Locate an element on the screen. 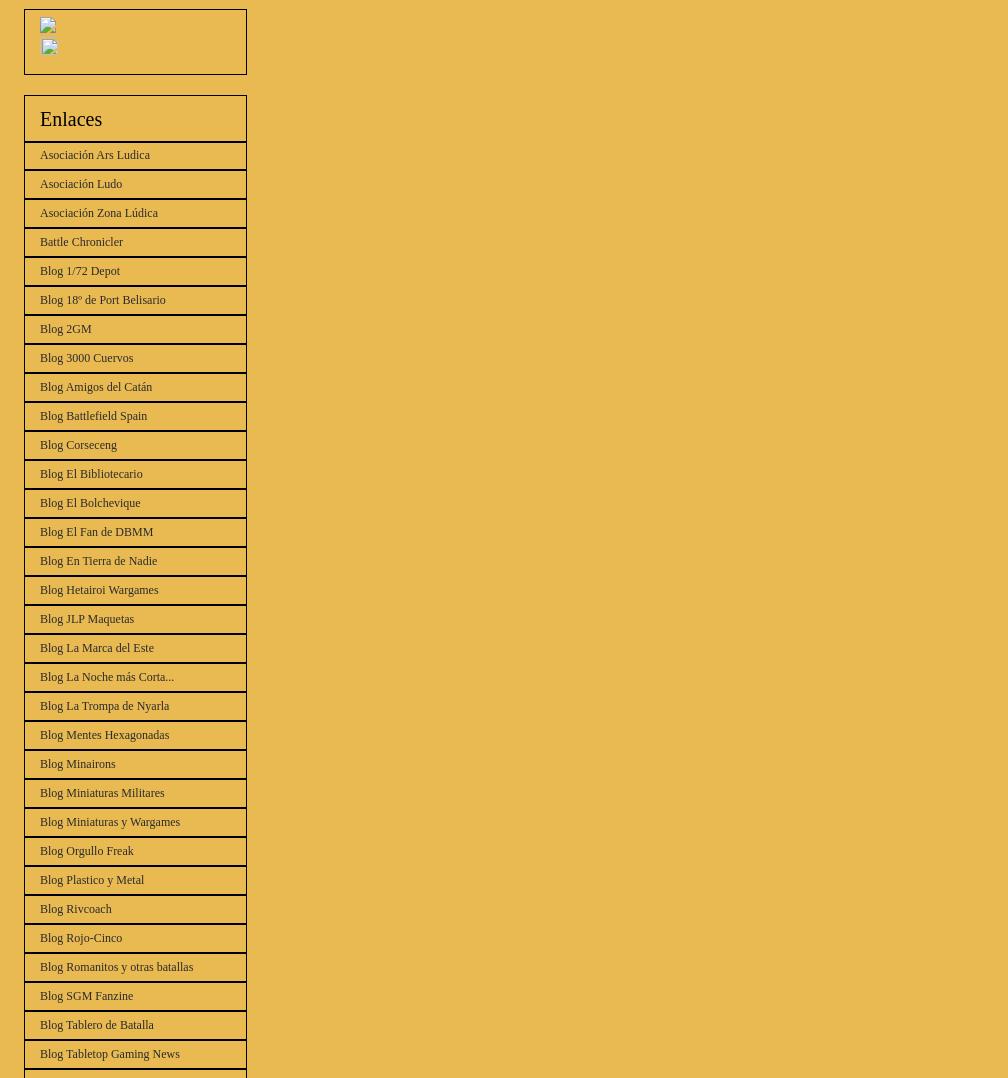  'Blog Hetairoi Wargames' is located at coordinates (98, 589).